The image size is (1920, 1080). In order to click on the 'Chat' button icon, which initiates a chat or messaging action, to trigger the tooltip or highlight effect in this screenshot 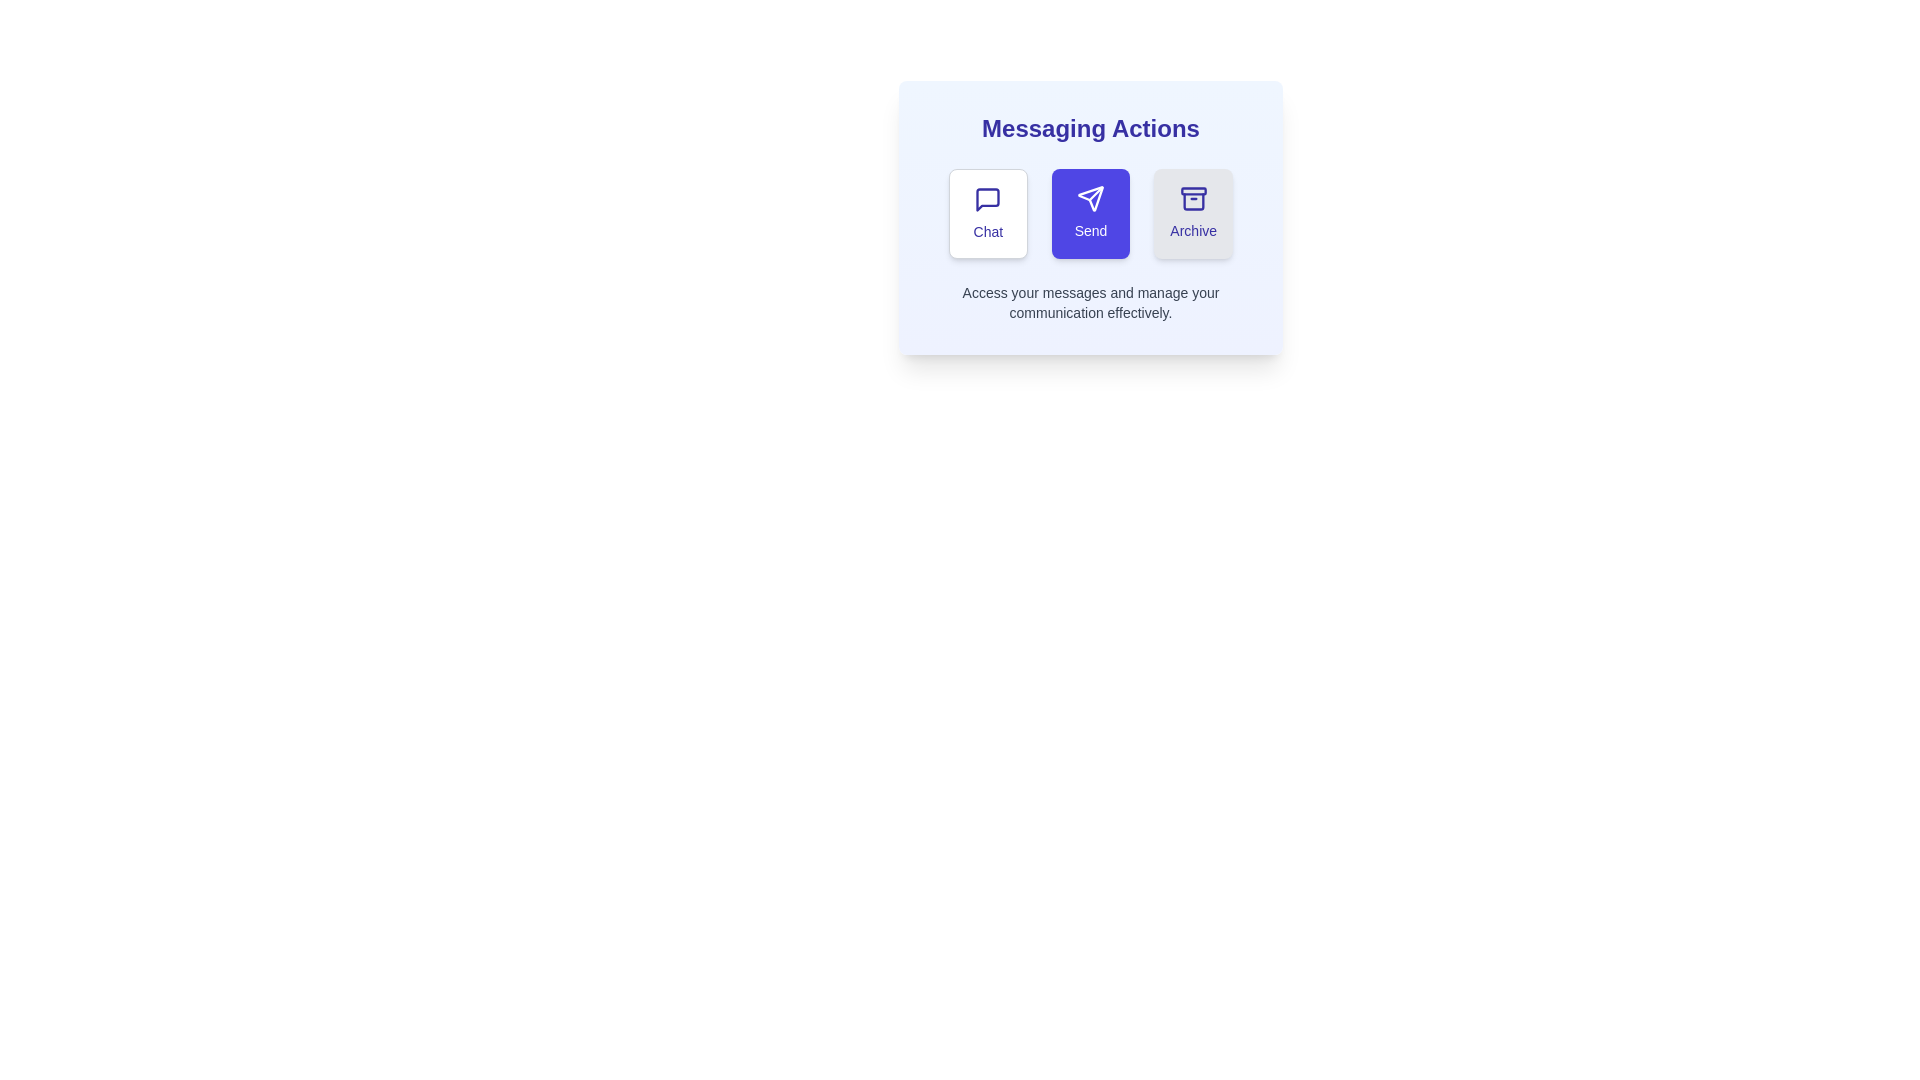, I will do `click(988, 200)`.